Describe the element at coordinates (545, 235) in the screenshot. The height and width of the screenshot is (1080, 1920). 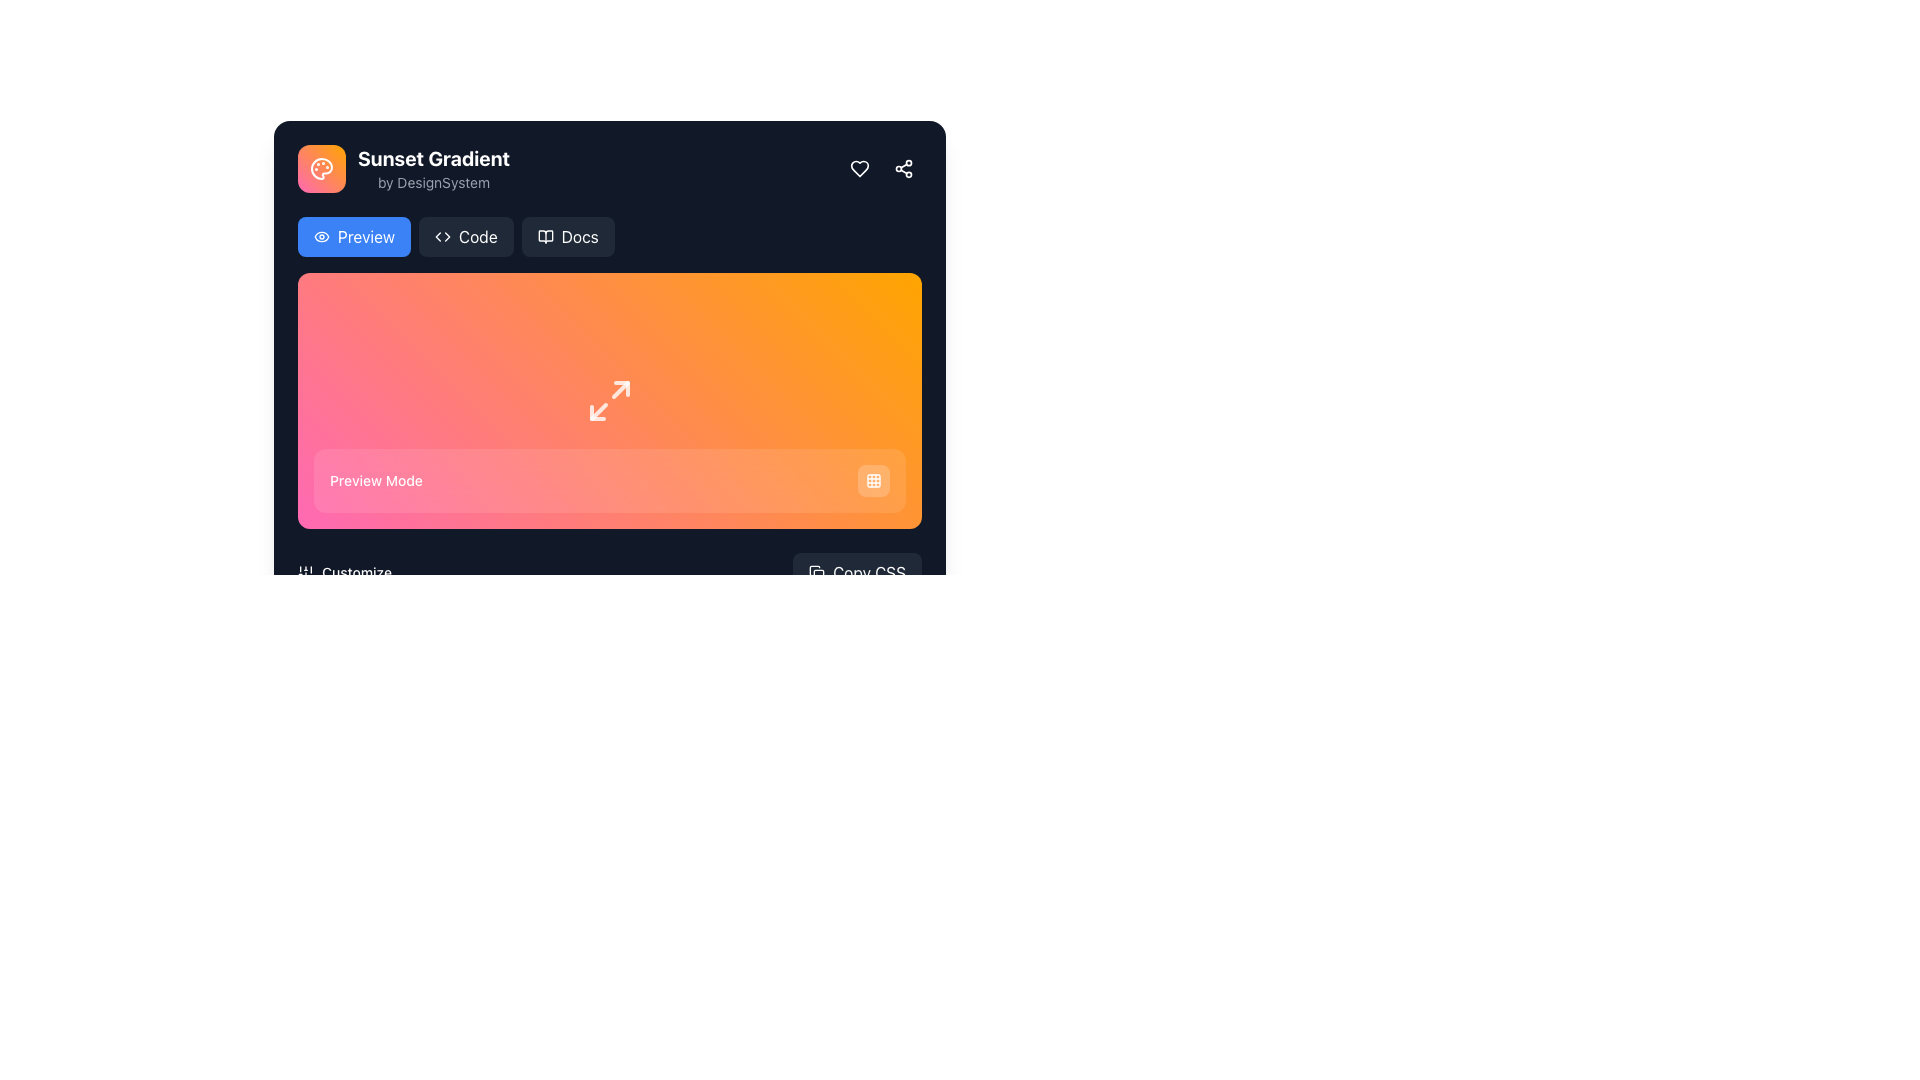
I see `the opened book icon located in the upper-right corner of the navigation bar for a tooltip` at that location.